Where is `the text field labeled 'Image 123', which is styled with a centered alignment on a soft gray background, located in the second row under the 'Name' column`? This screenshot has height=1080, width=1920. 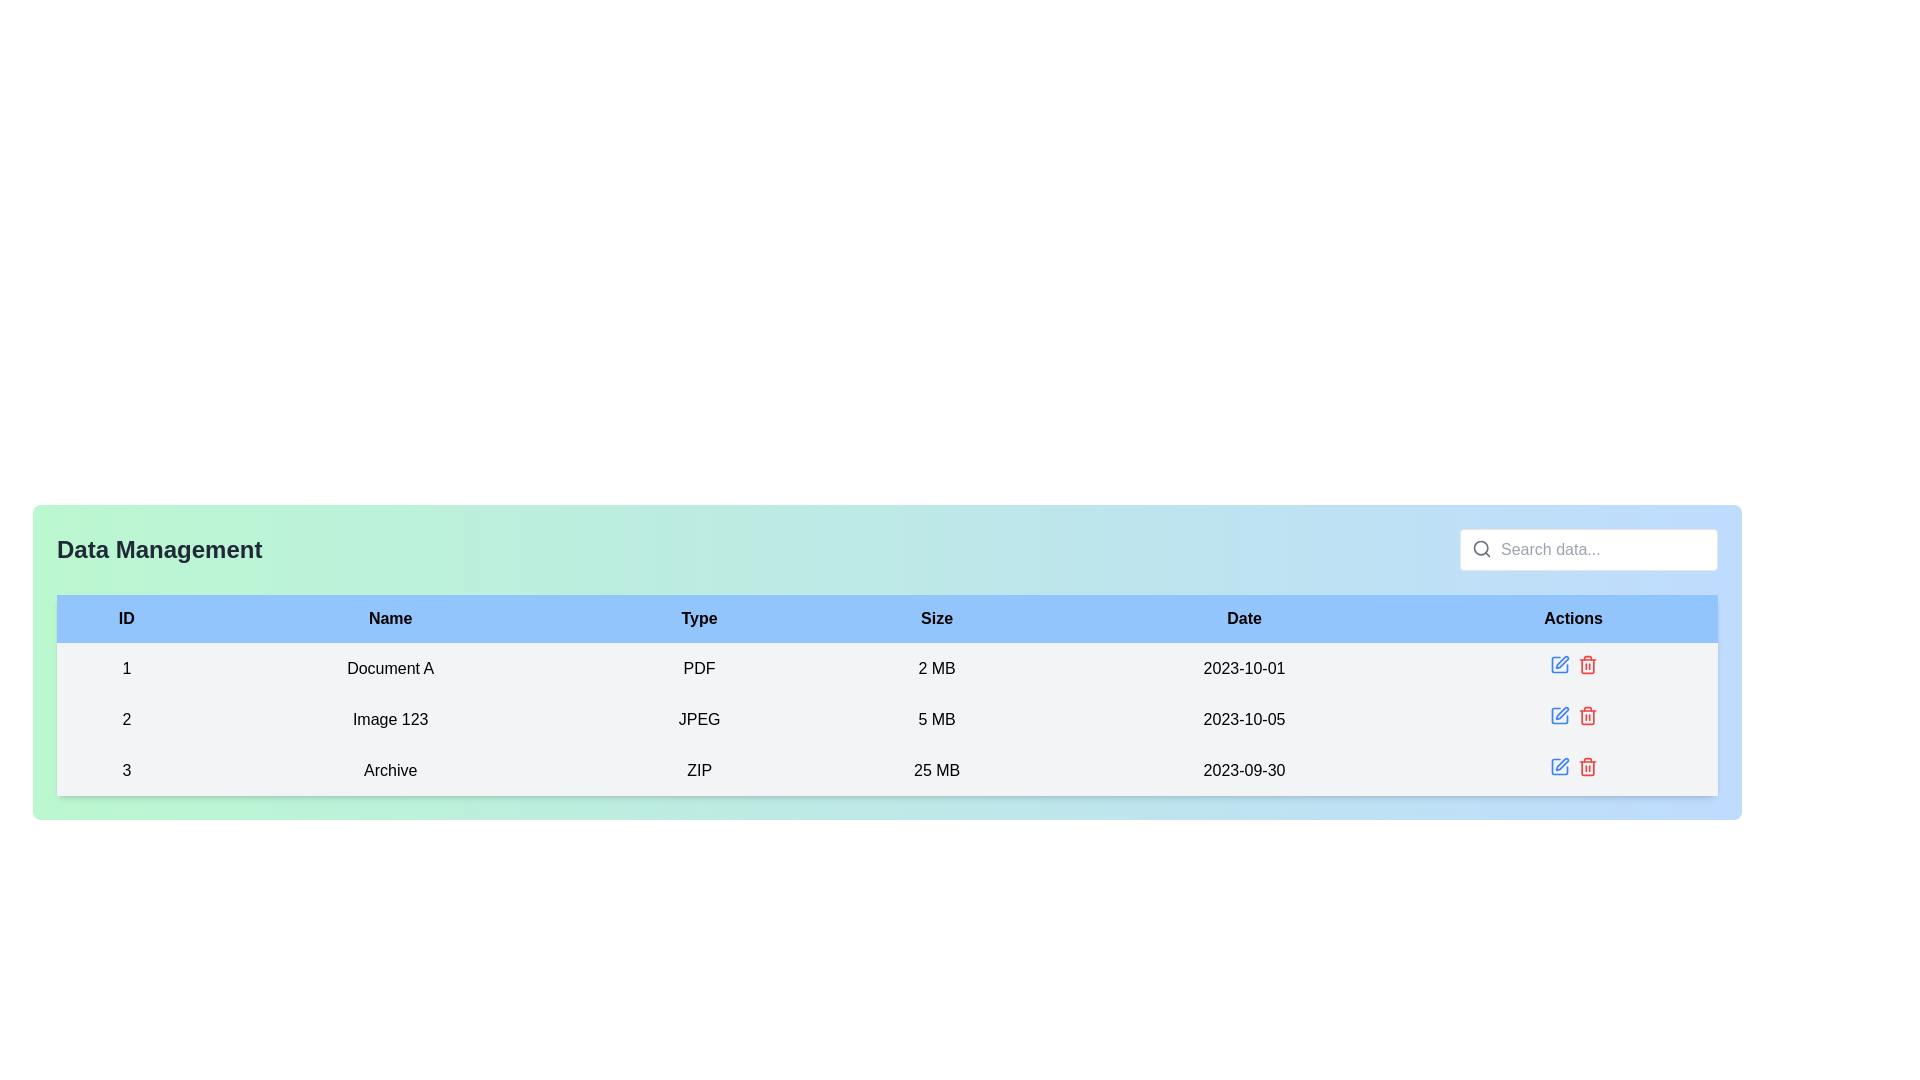
the text field labeled 'Image 123', which is styled with a centered alignment on a soft gray background, located in the second row under the 'Name' column is located at coordinates (390, 718).